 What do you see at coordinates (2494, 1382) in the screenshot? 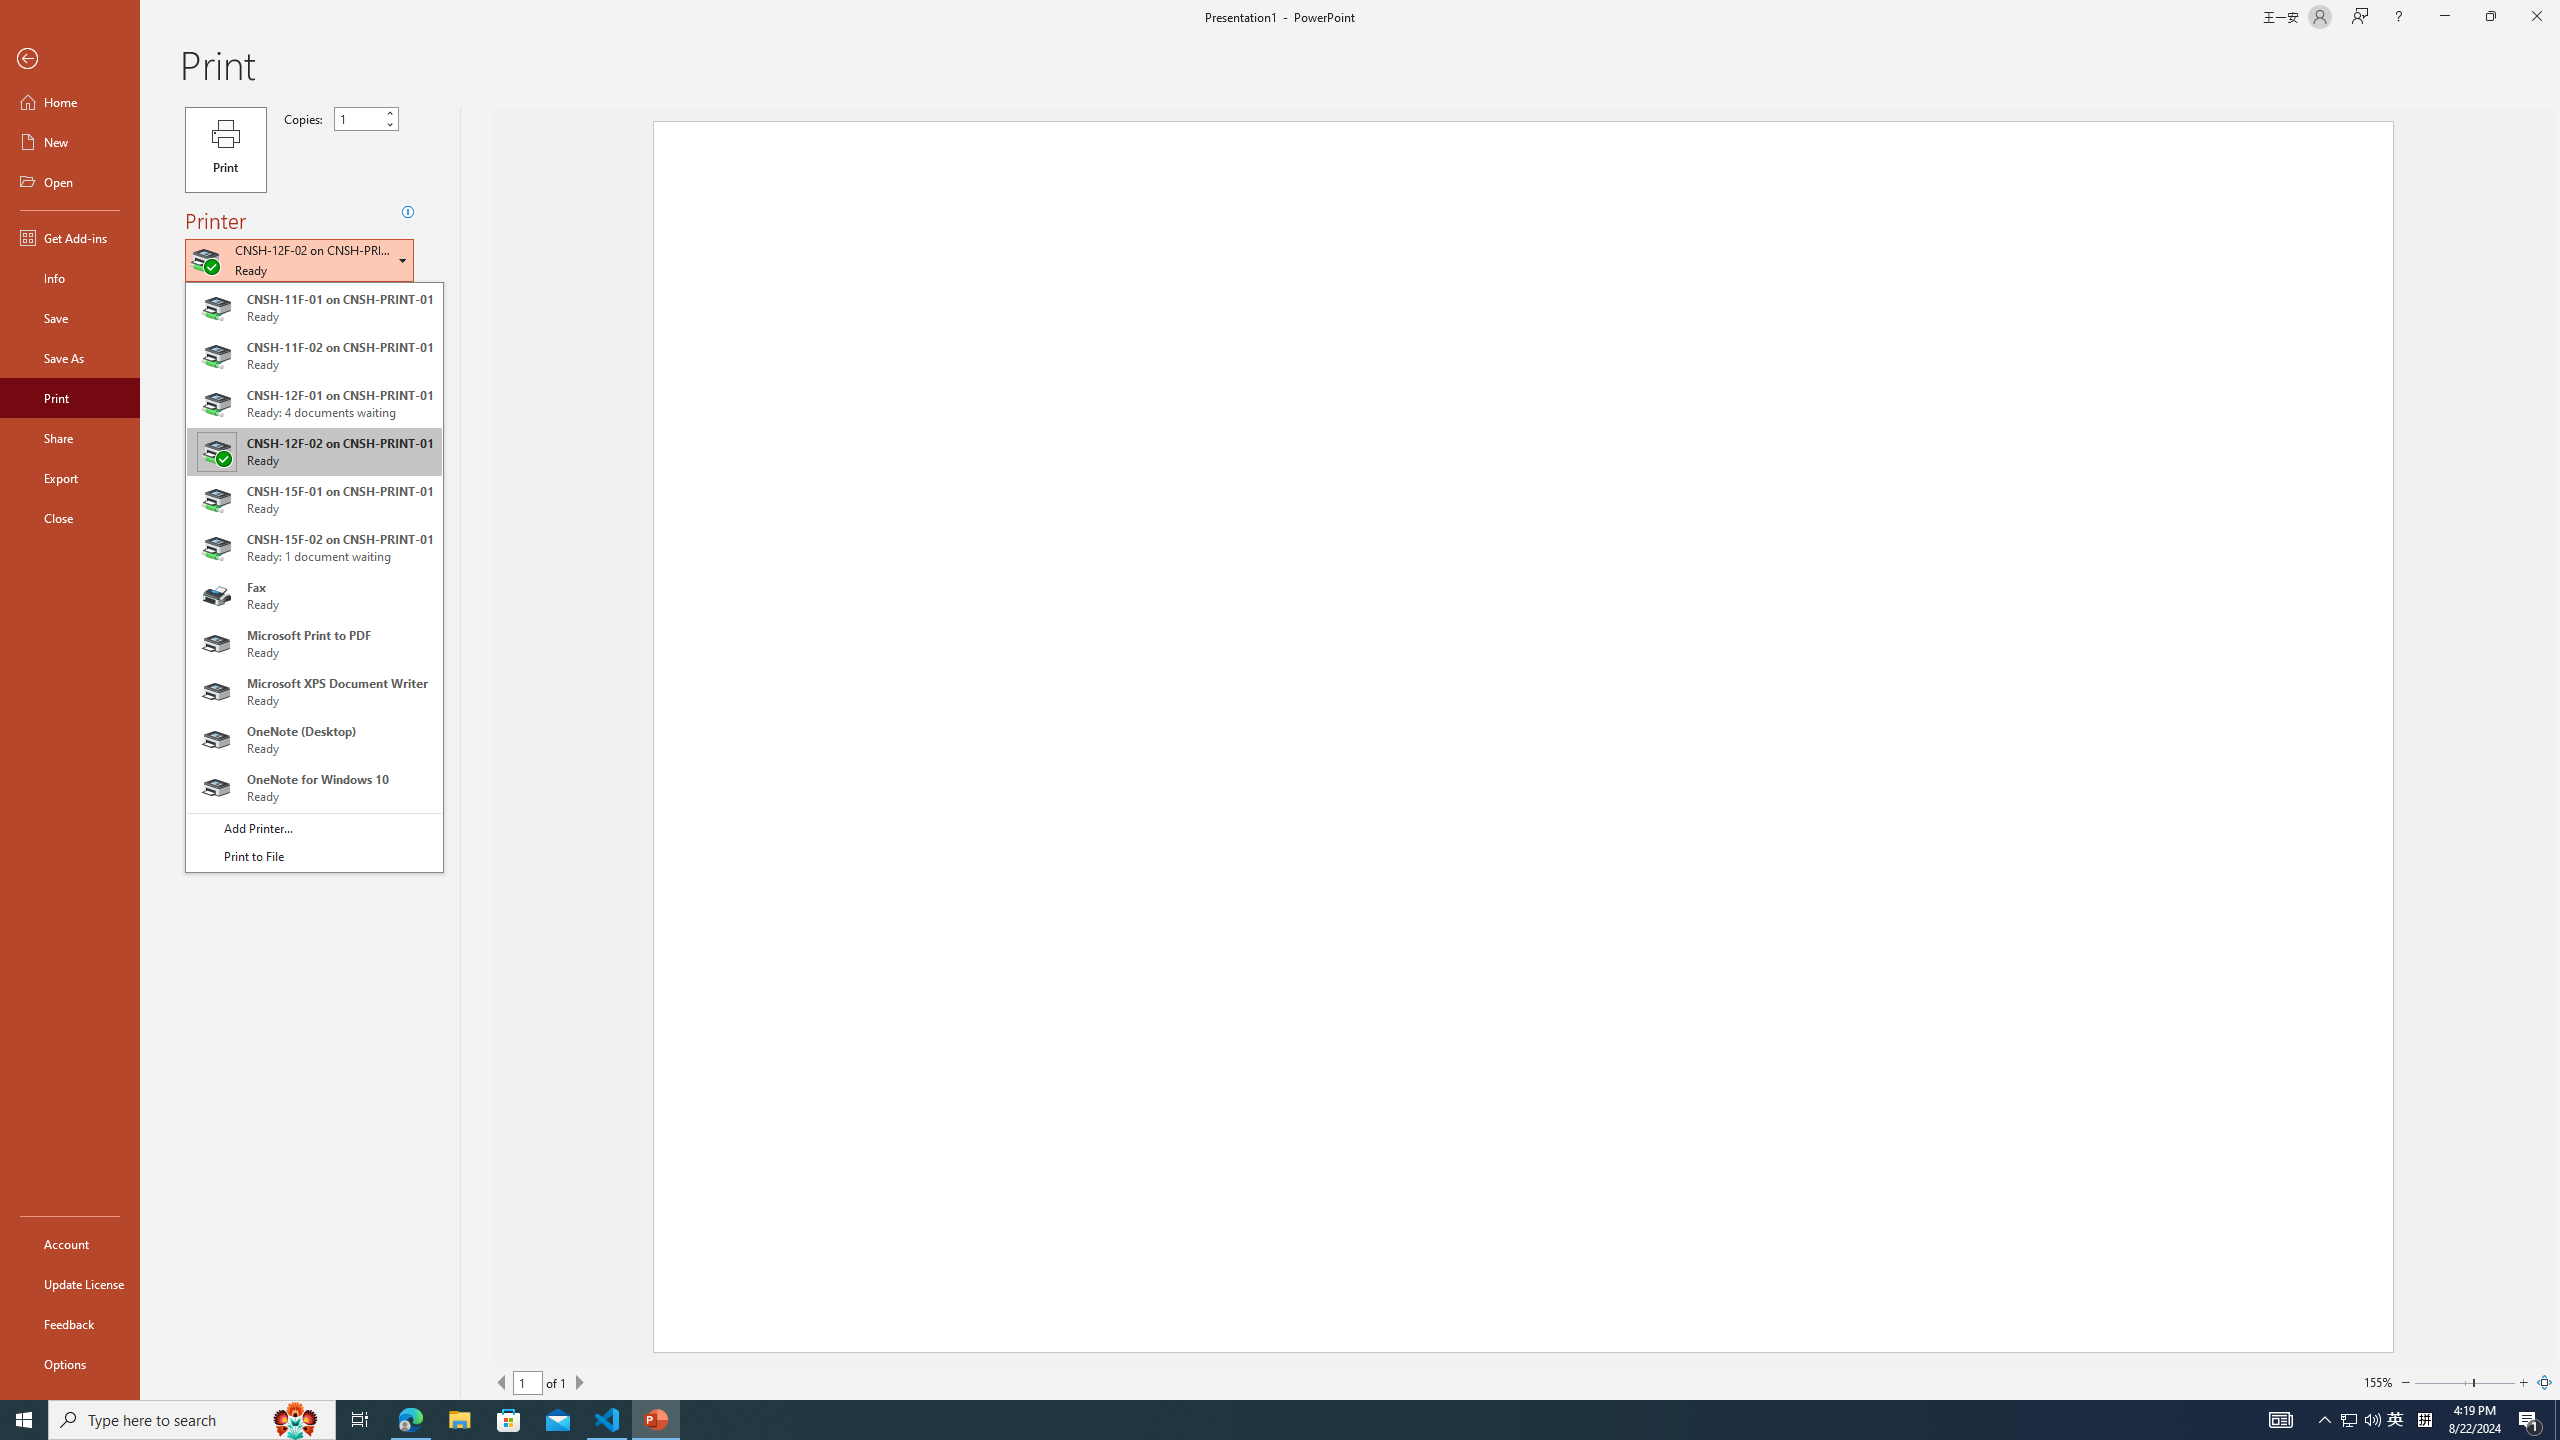
I see `'Page right'` at bounding box center [2494, 1382].